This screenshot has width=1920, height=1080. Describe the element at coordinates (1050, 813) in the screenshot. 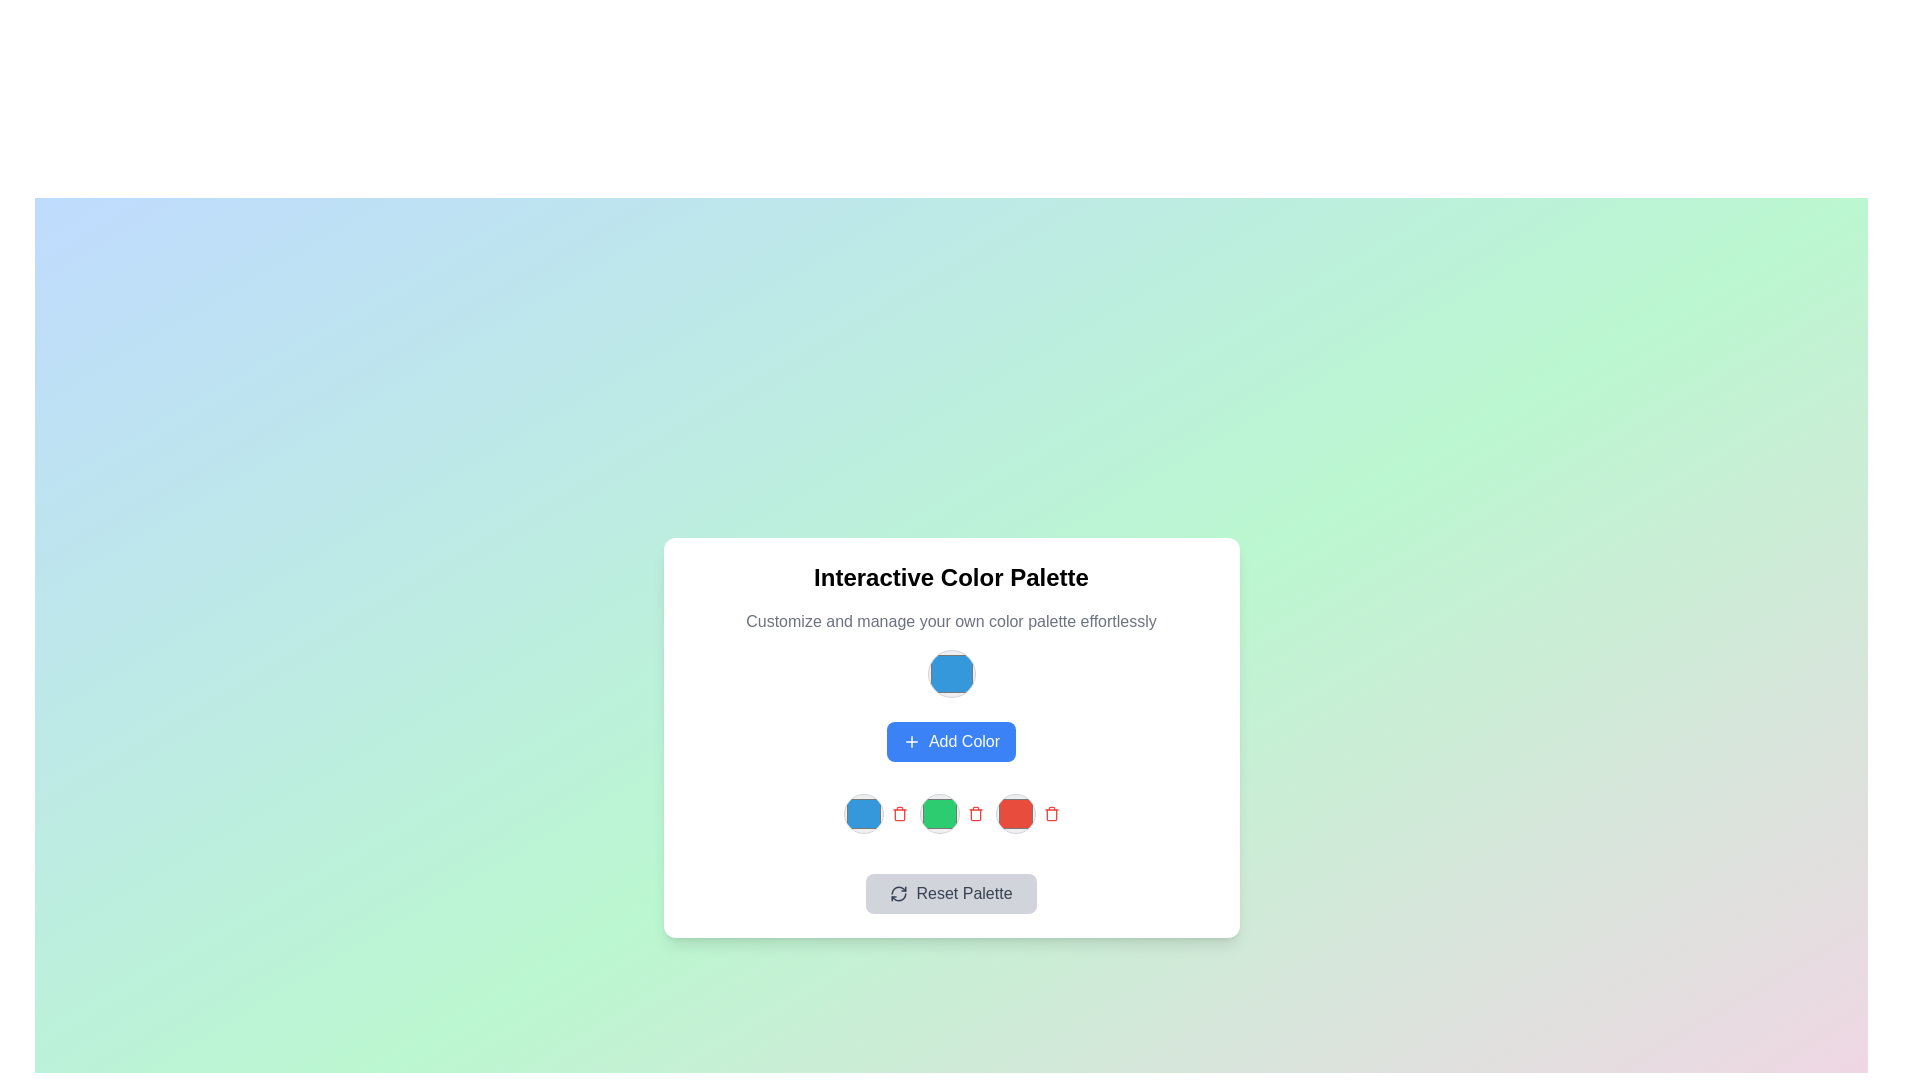

I see `the Trash/Delete icon located to the right of the circular color selection button` at that location.